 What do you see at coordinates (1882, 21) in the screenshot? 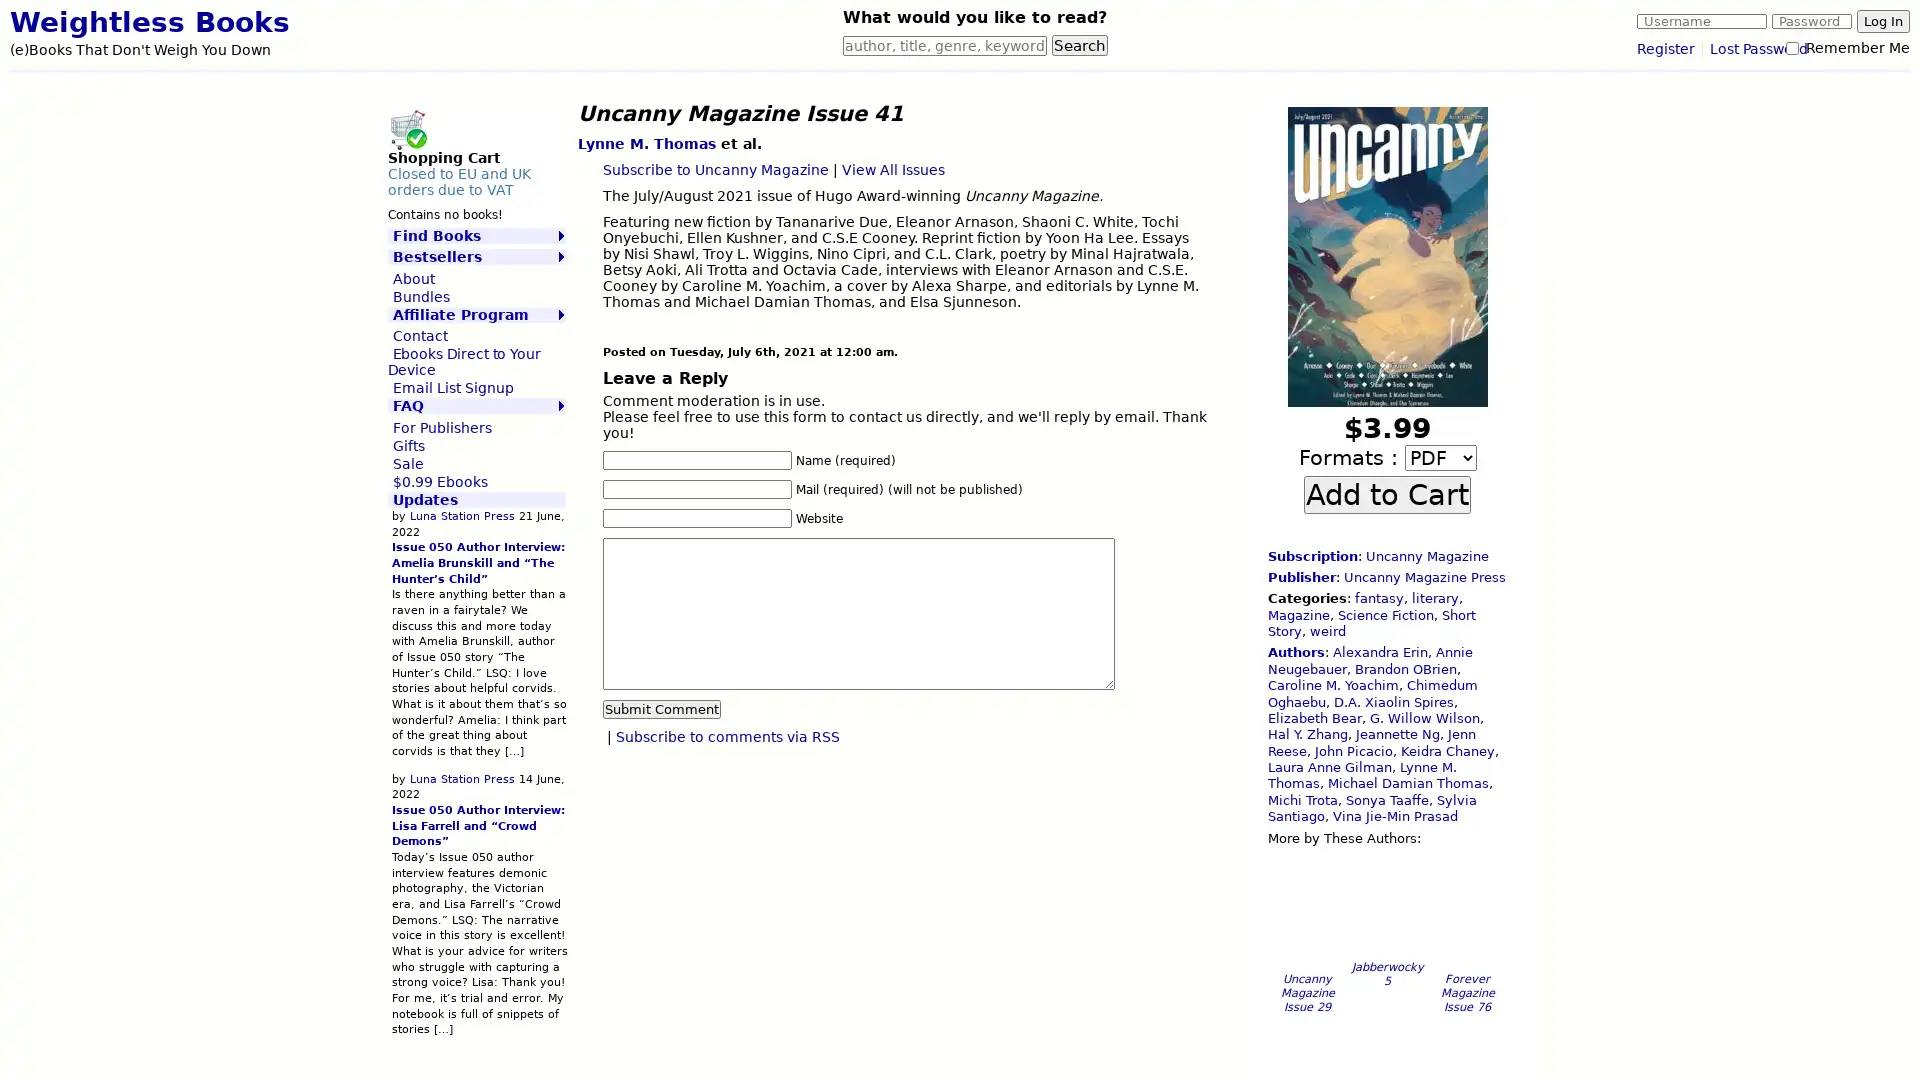
I see `Log In` at bounding box center [1882, 21].